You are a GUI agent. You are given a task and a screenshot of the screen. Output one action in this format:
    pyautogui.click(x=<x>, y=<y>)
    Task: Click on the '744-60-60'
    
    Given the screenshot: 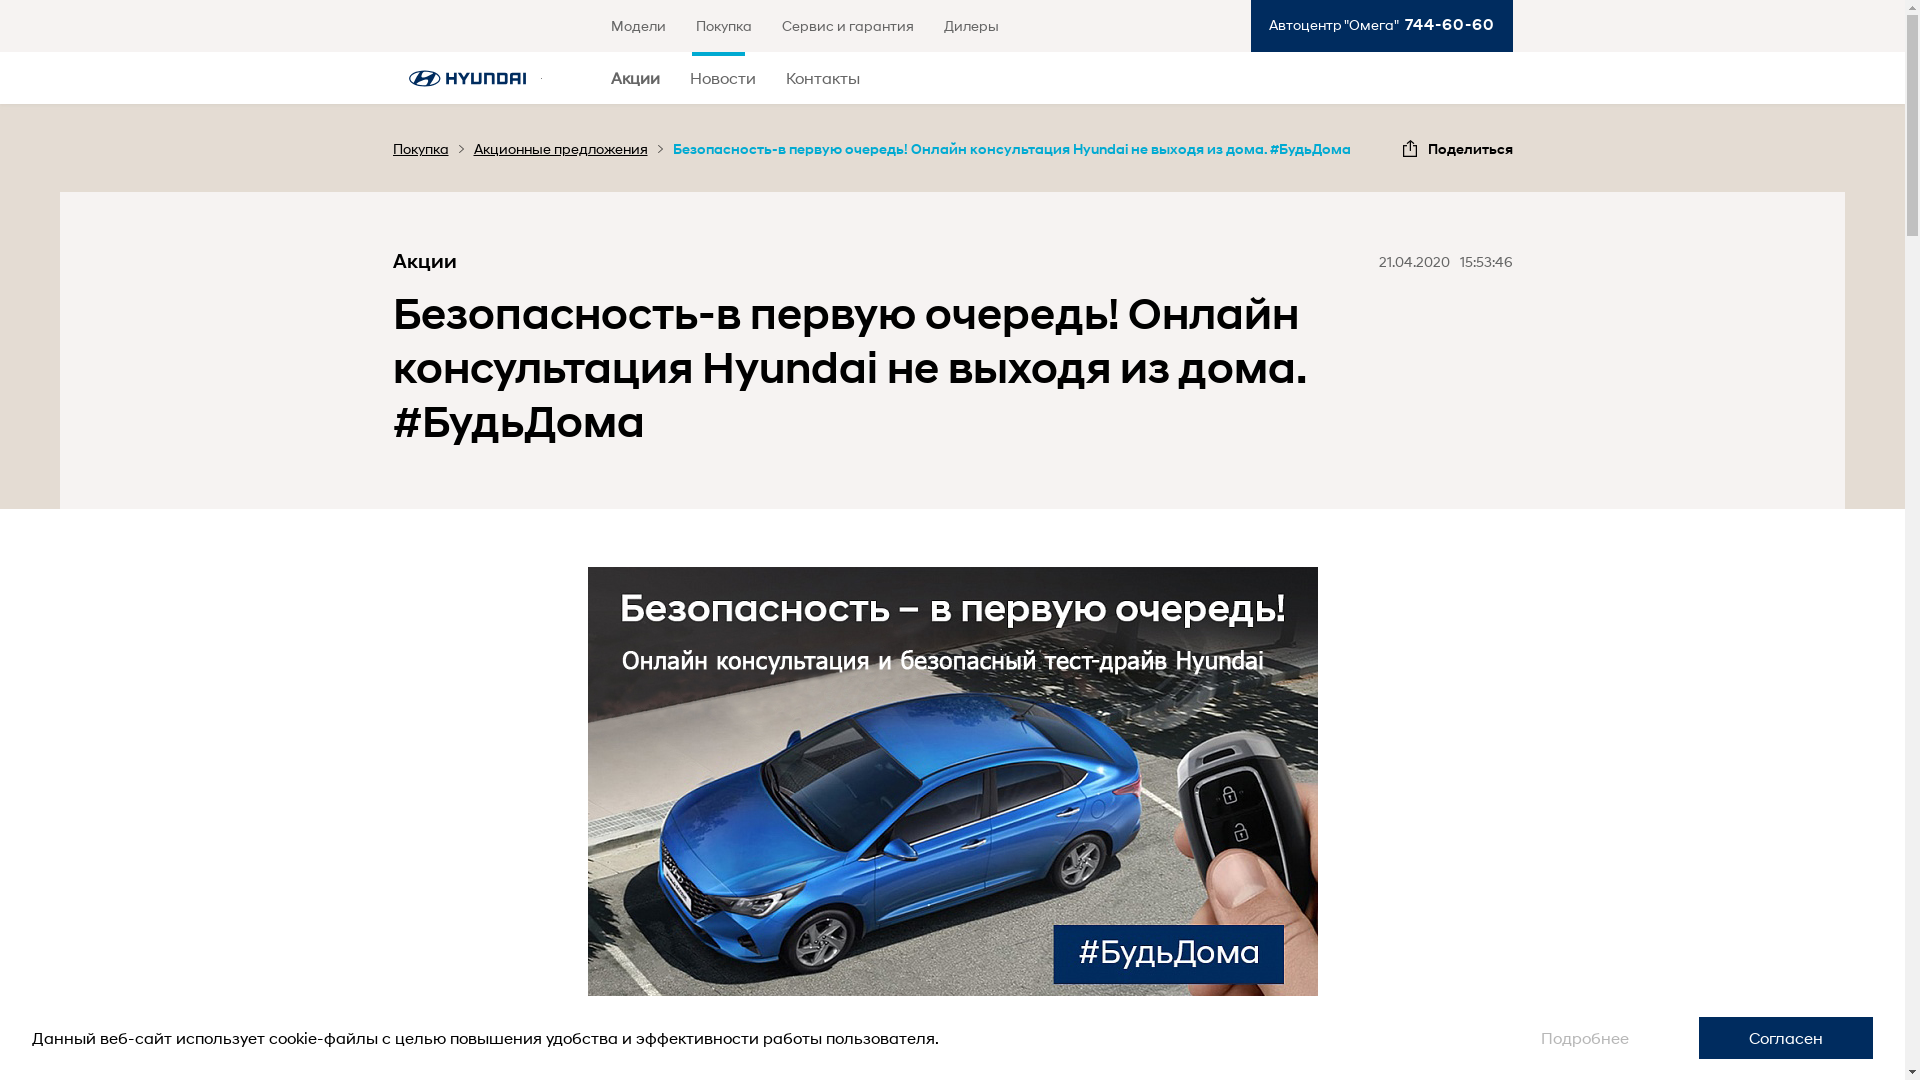 What is the action you would take?
    pyautogui.click(x=1396, y=24)
    